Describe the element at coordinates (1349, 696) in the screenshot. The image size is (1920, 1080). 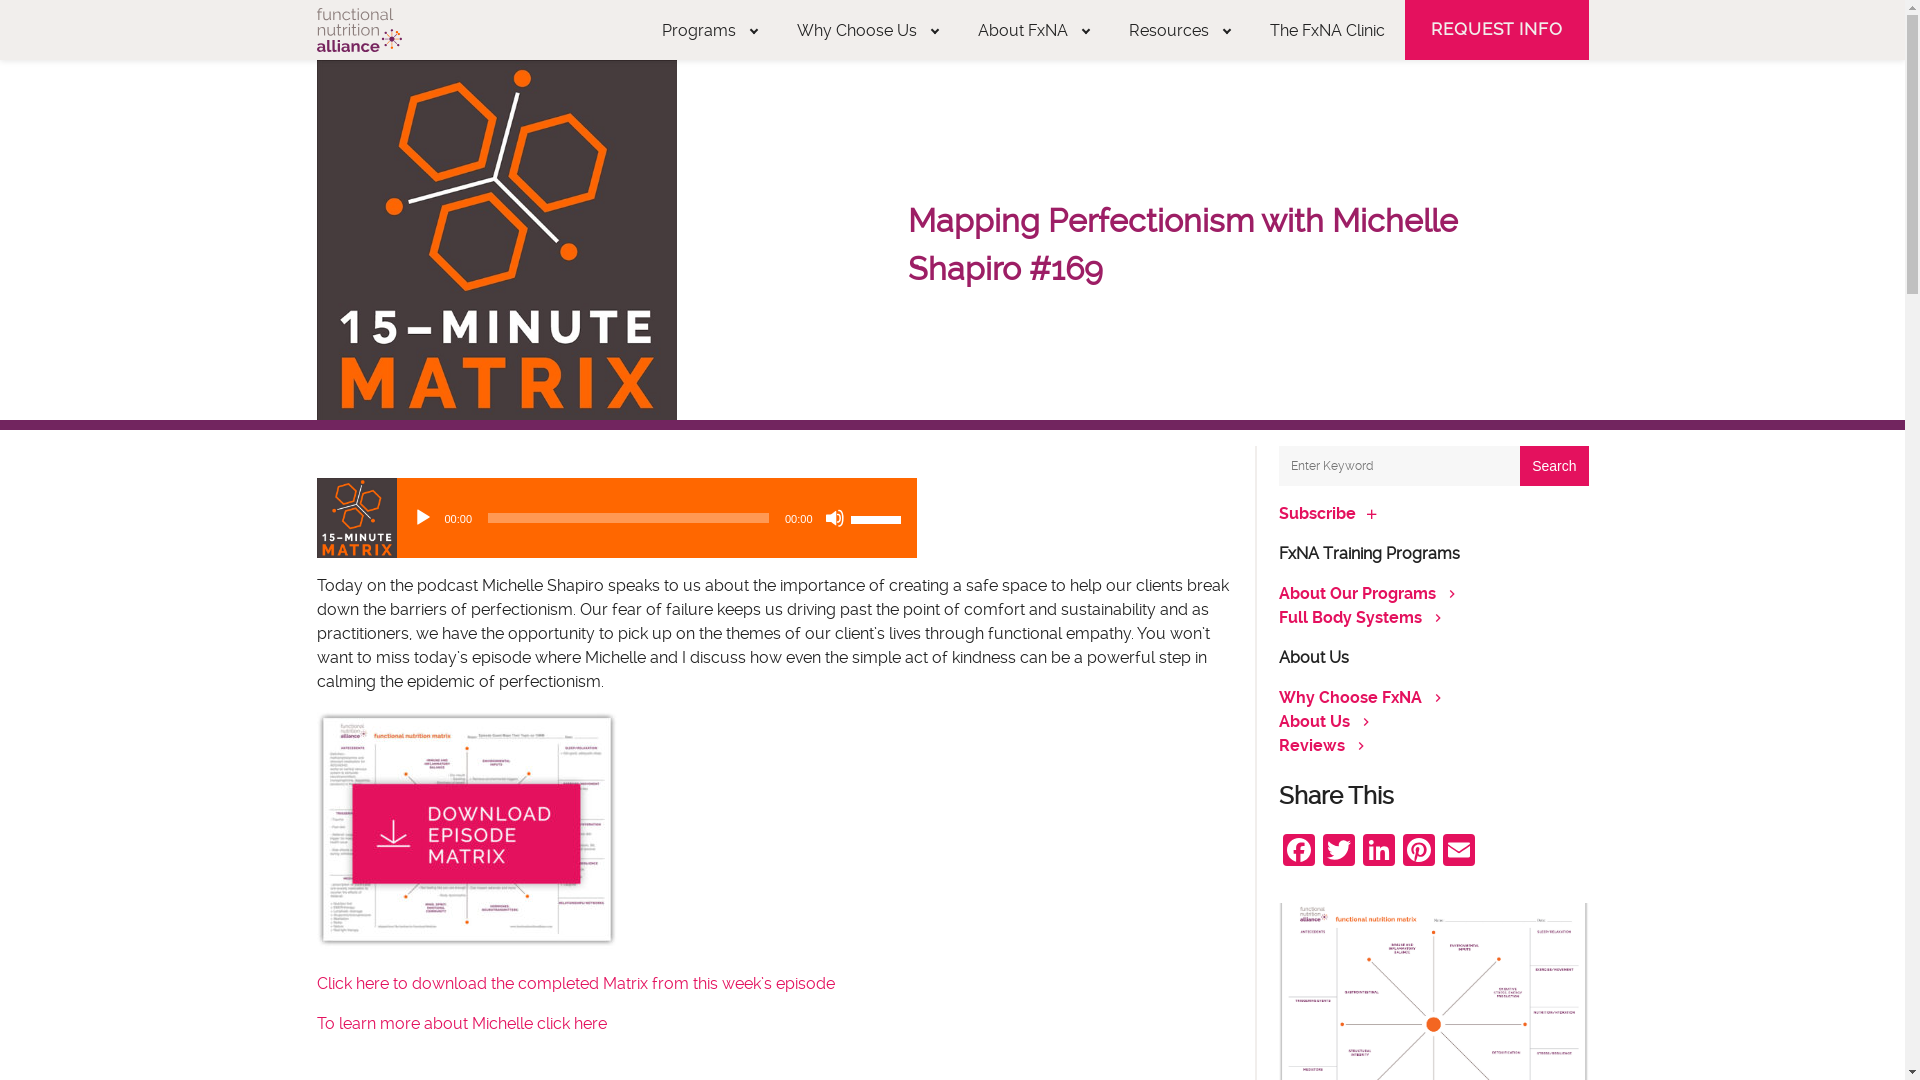
I see `'Why Choose FxNA'` at that location.